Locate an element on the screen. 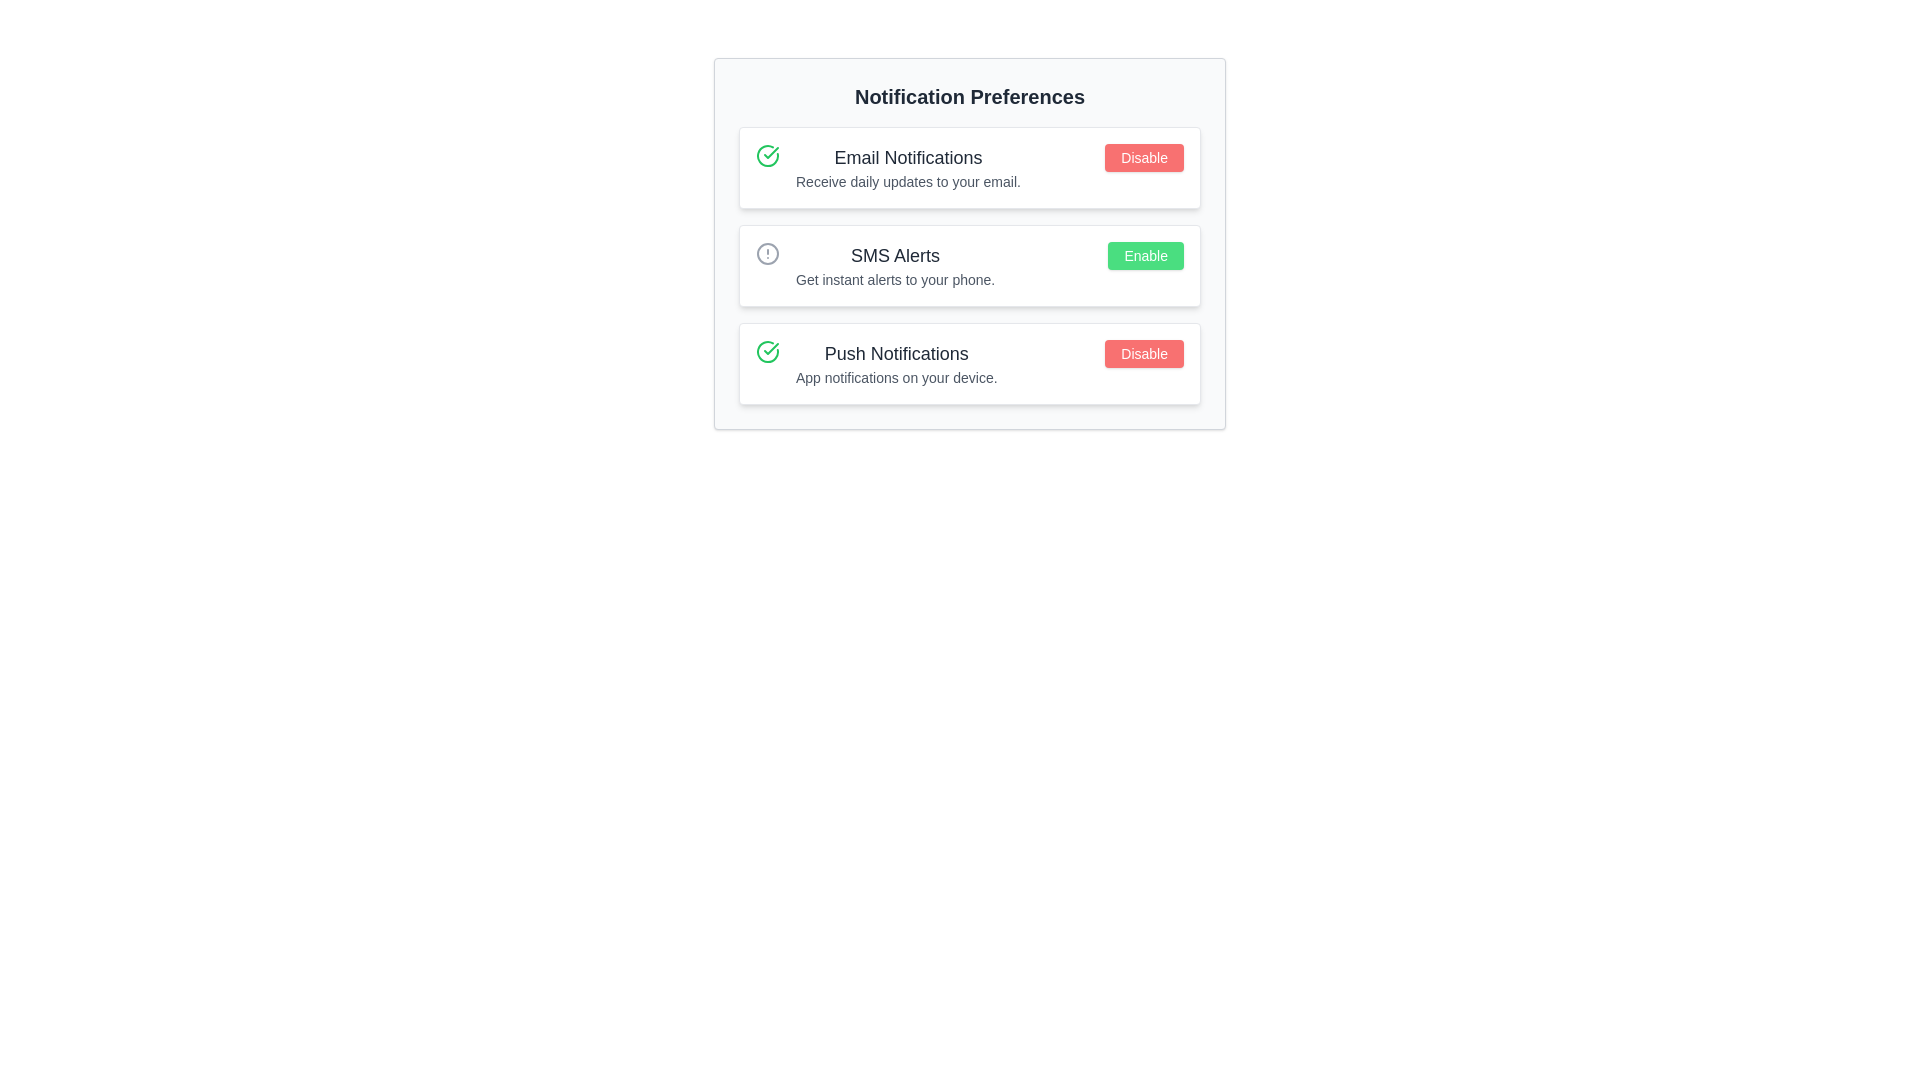 This screenshot has height=1080, width=1920. the text label providing additional information about the 'Push Notifications' setting, located beneath the 'Push Notifications' heading in the third notification preference card is located at coordinates (895, 378).